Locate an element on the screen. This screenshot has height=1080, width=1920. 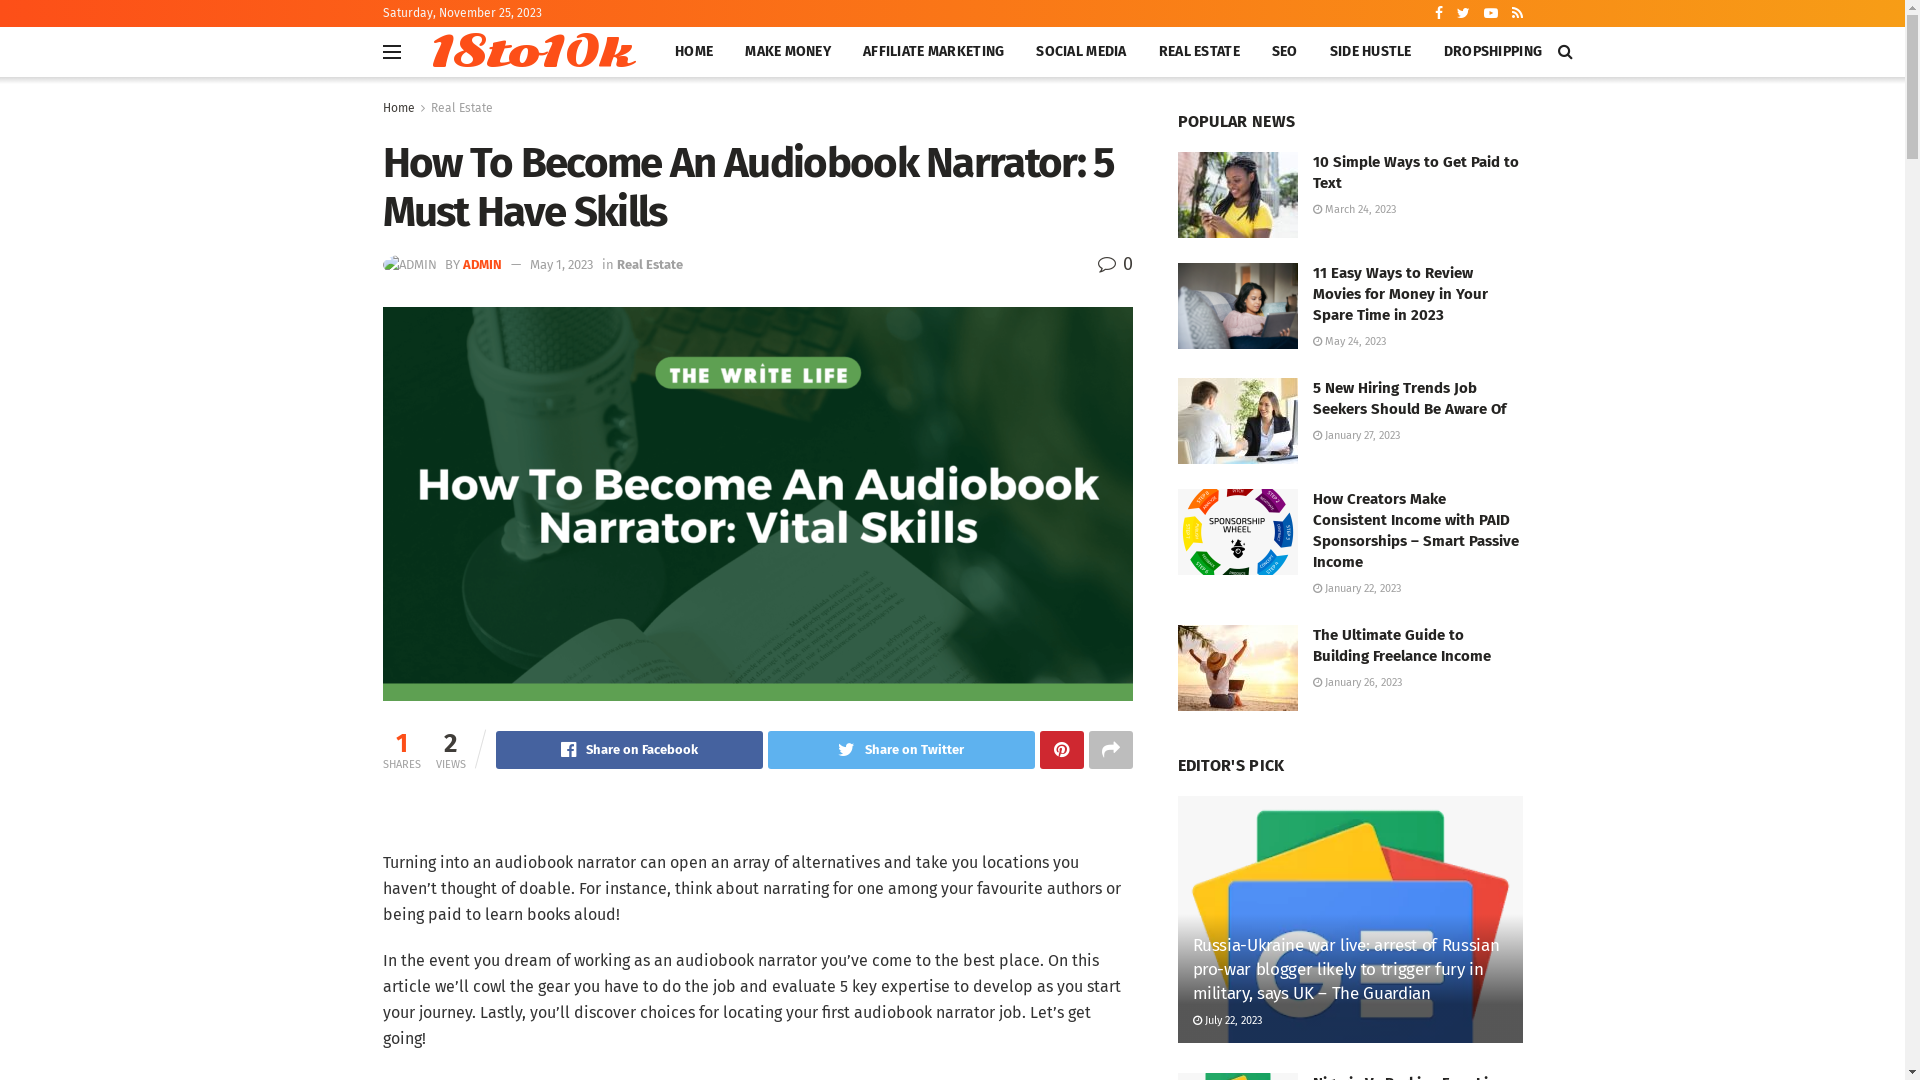
'SOCIAL MEDIA' is located at coordinates (1019, 50).